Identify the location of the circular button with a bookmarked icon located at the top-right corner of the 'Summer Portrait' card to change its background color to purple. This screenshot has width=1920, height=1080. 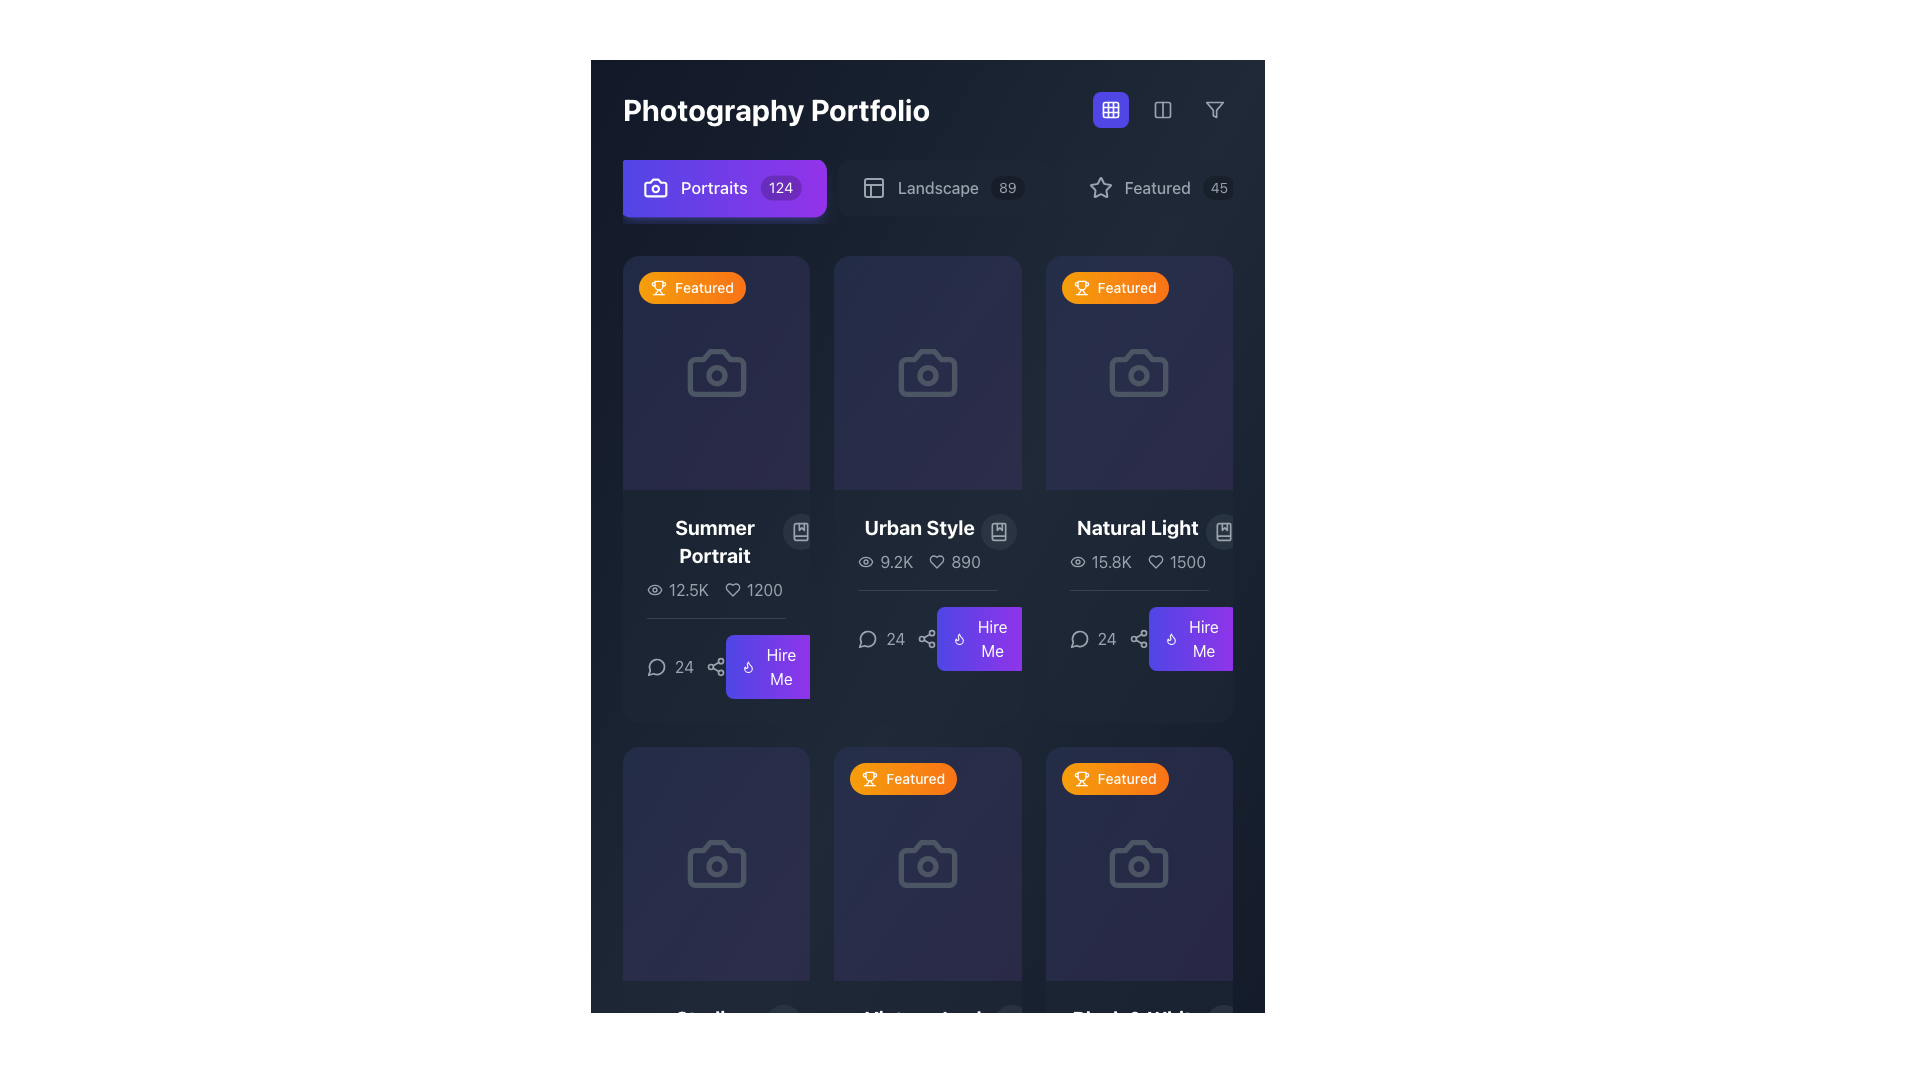
(801, 531).